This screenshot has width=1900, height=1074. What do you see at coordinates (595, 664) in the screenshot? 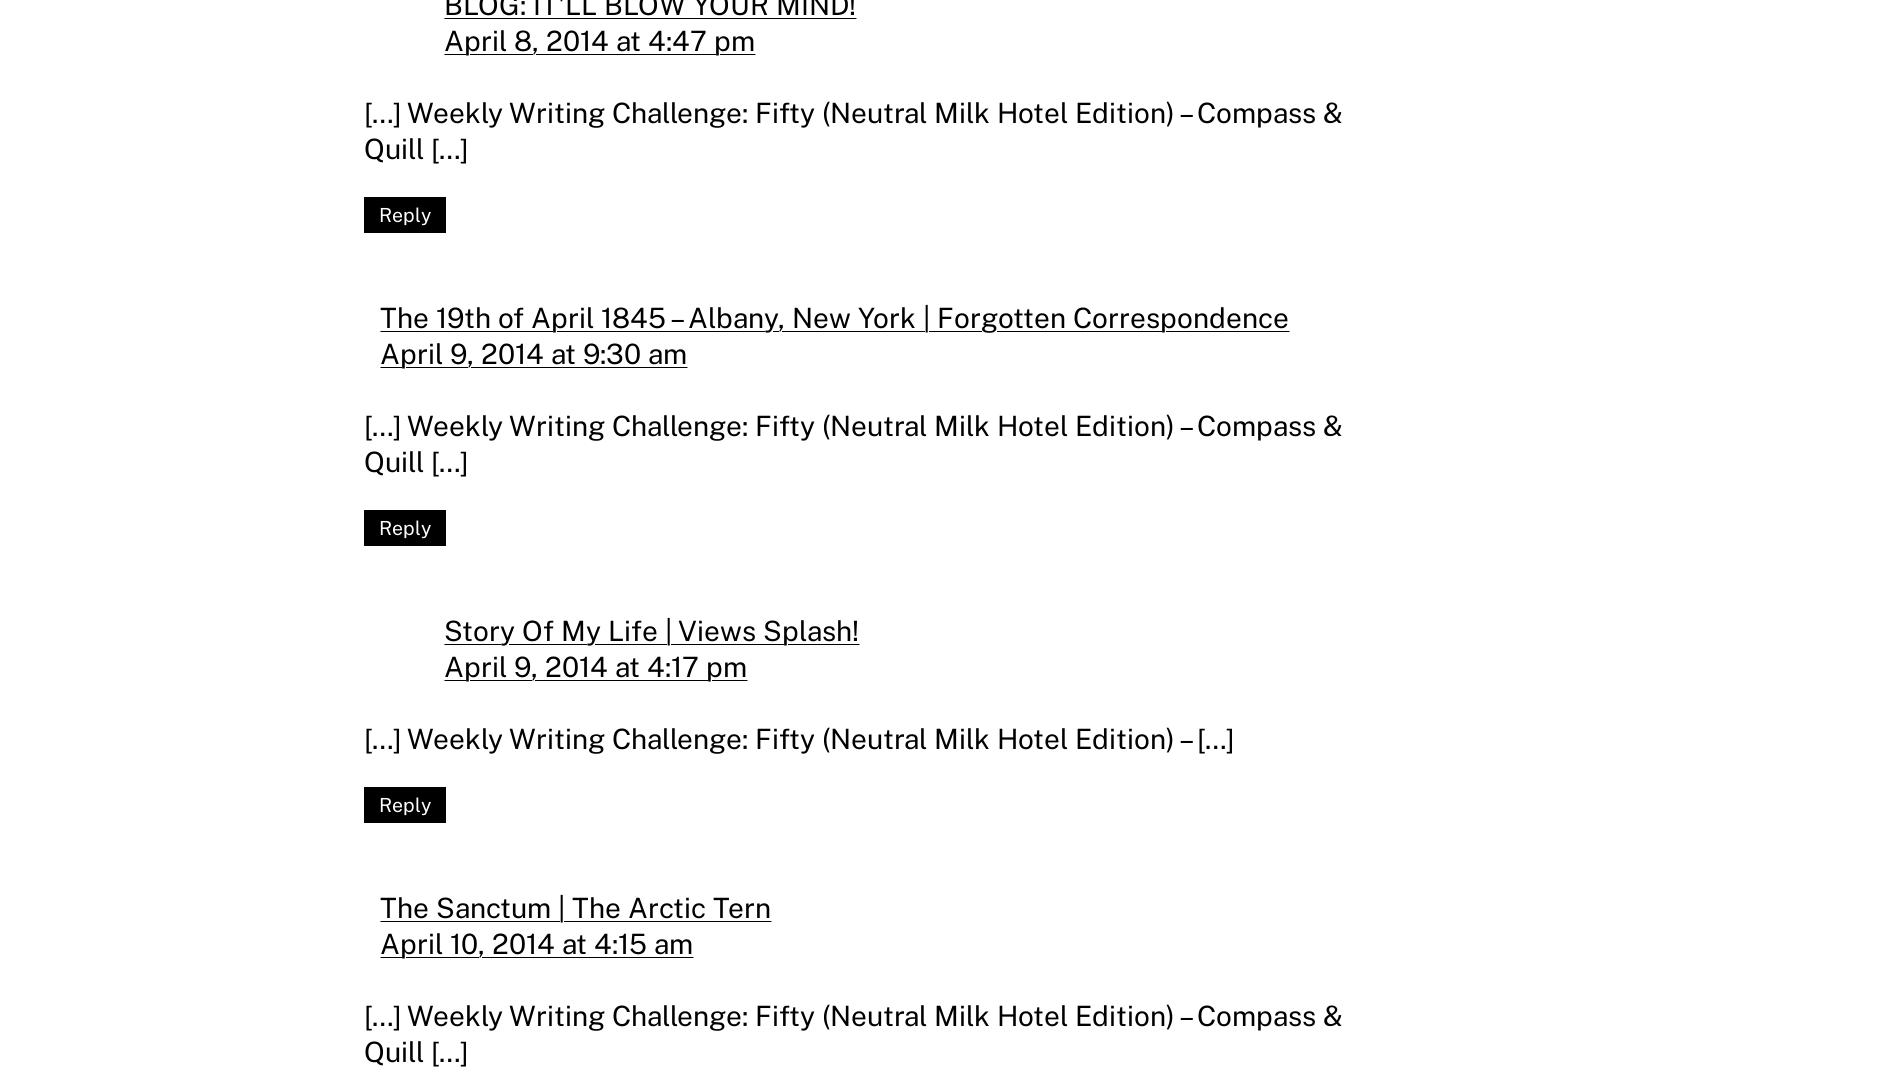
I see `'April 9, 2014 at 4:17 pm'` at bounding box center [595, 664].